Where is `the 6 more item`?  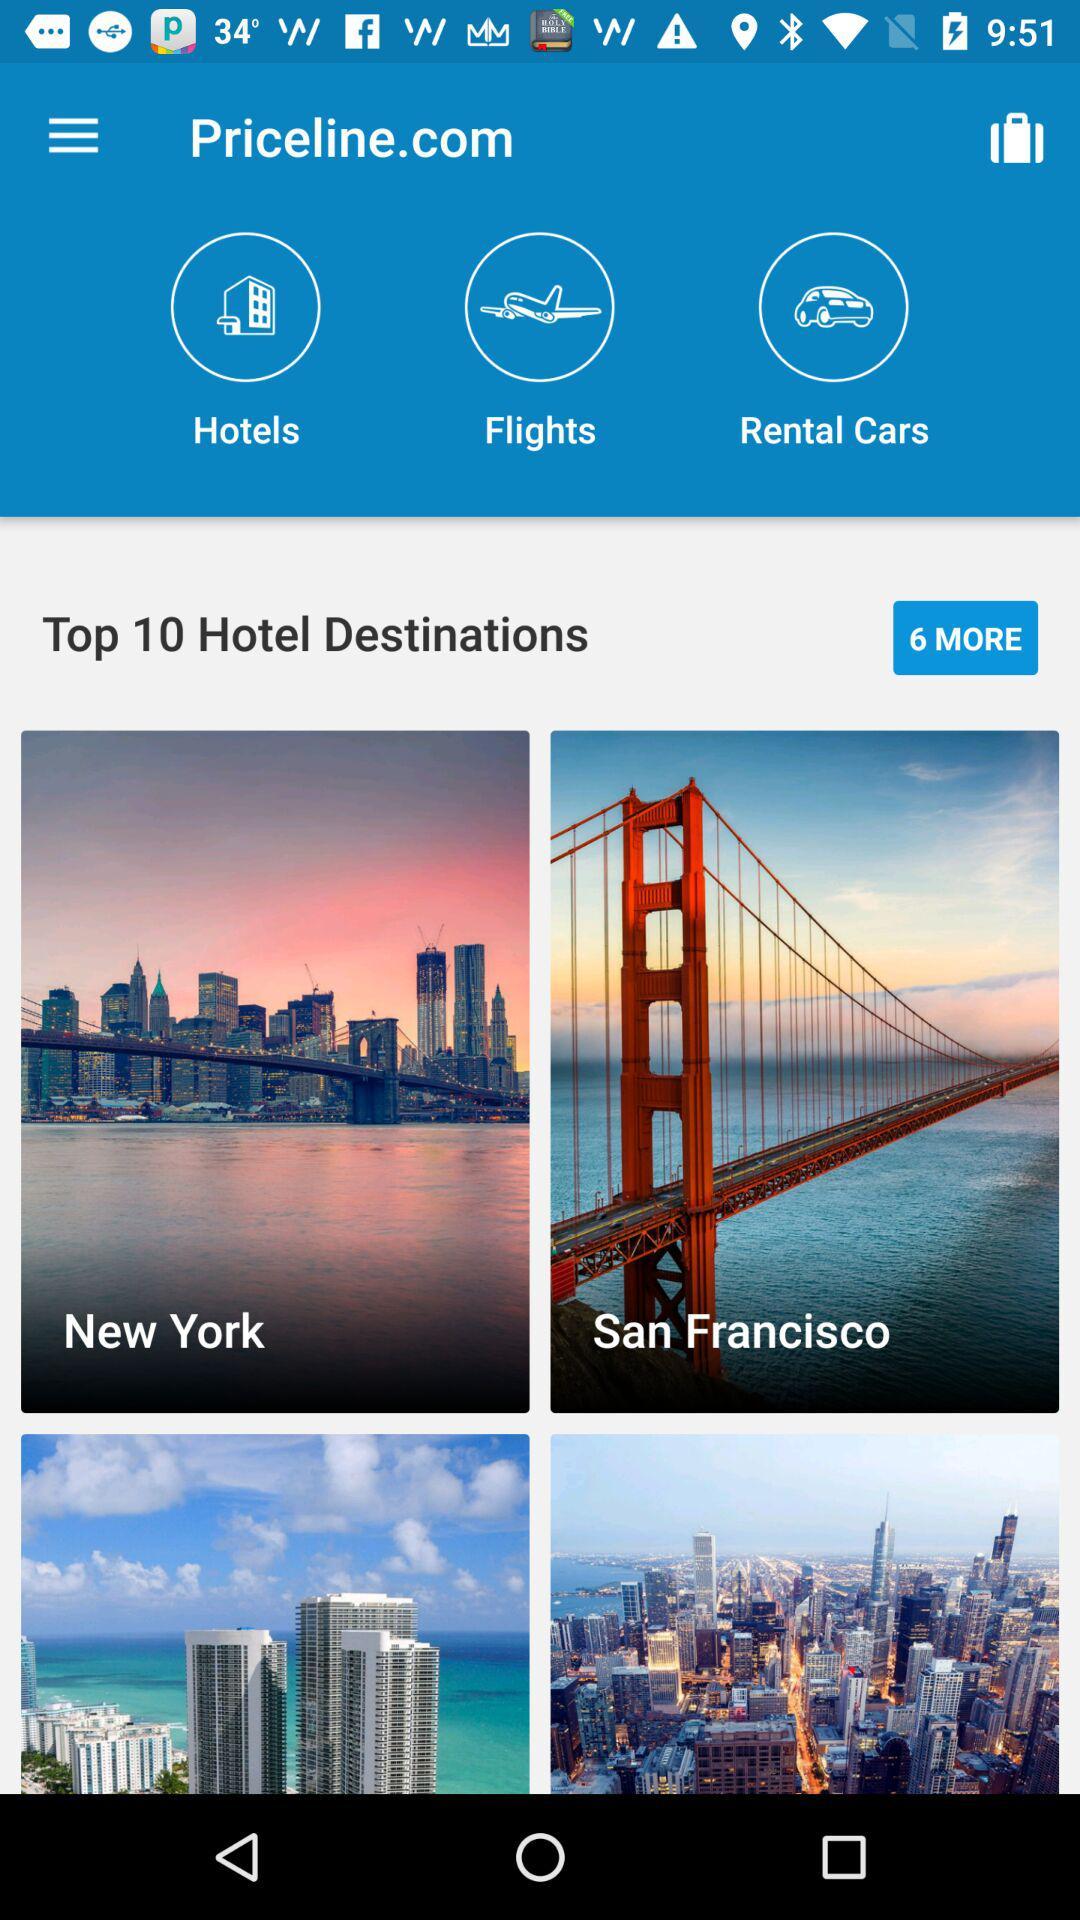
the 6 more item is located at coordinates (964, 636).